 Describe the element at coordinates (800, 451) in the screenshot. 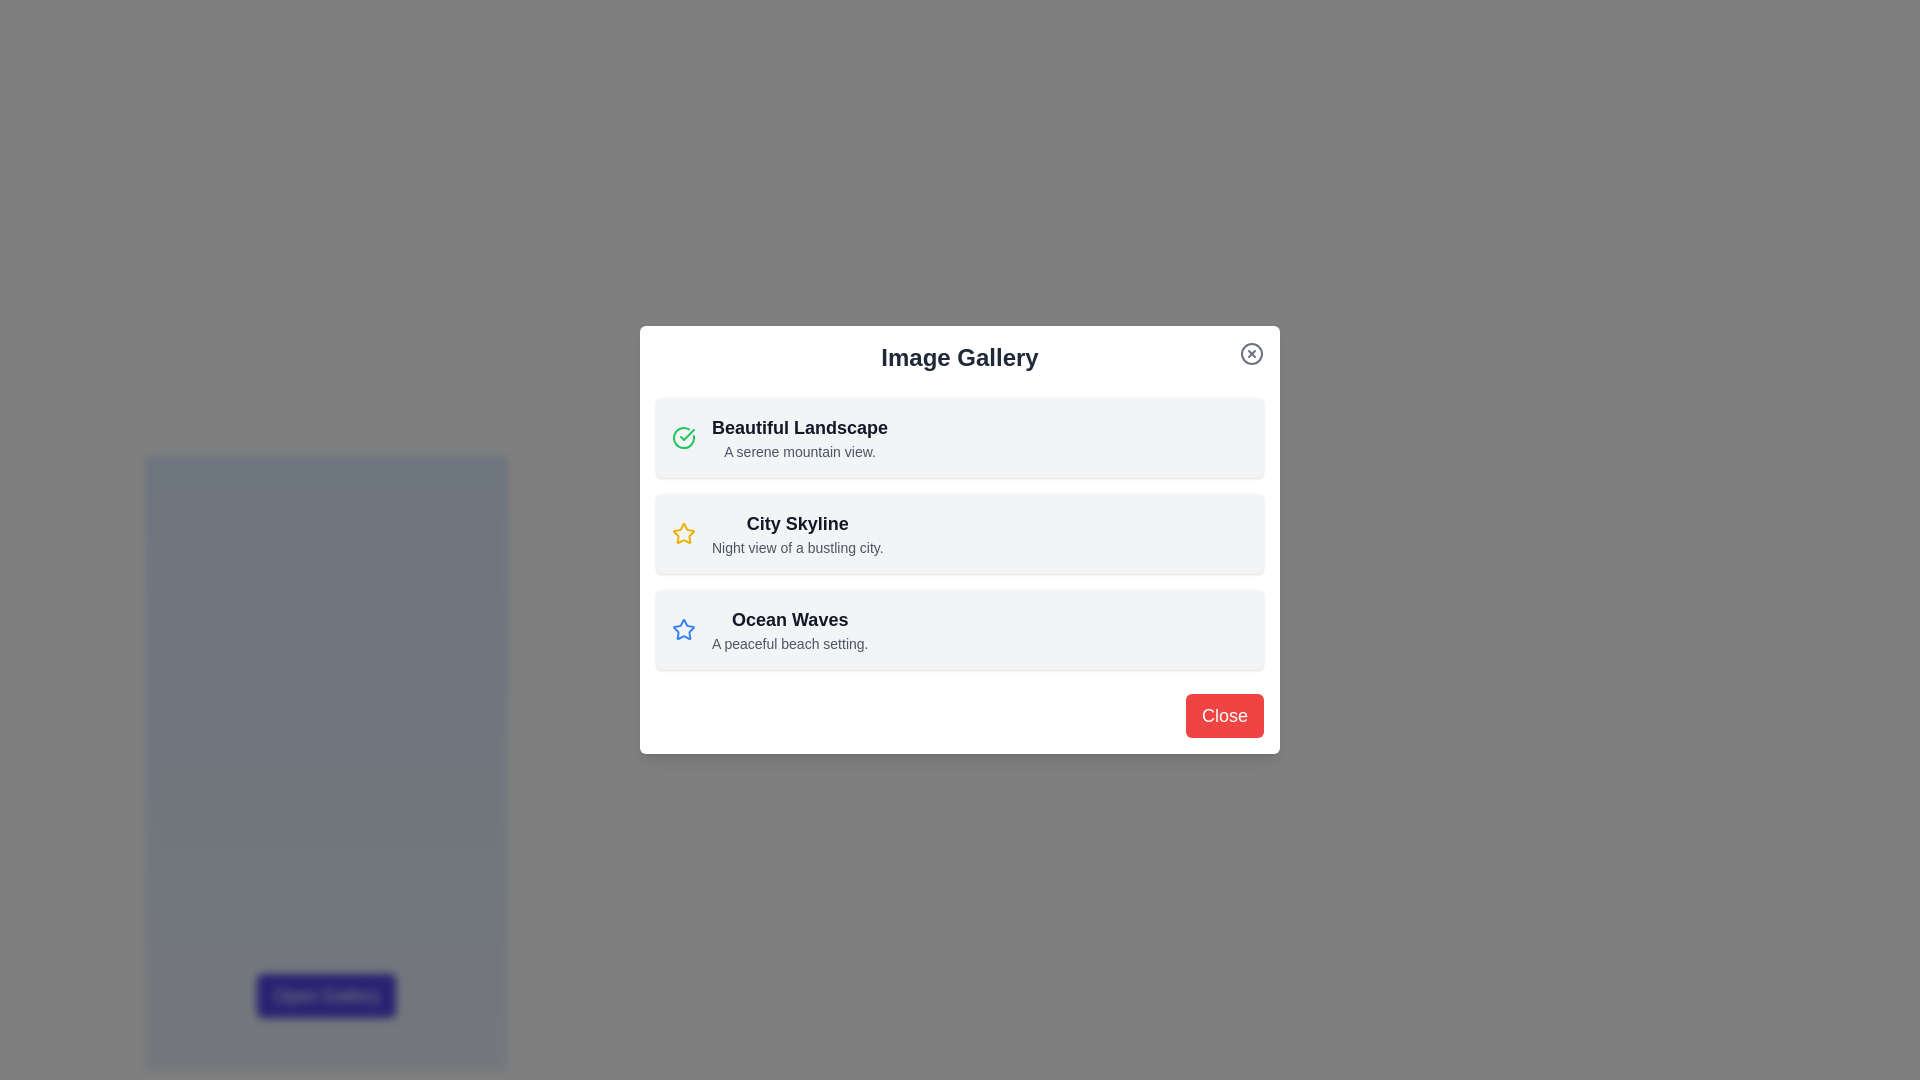

I see `the displayed description of the text element located below the title 'Beautiful Landscape' in the dialog box, which is formatted in a smaller light gray font` at that location.